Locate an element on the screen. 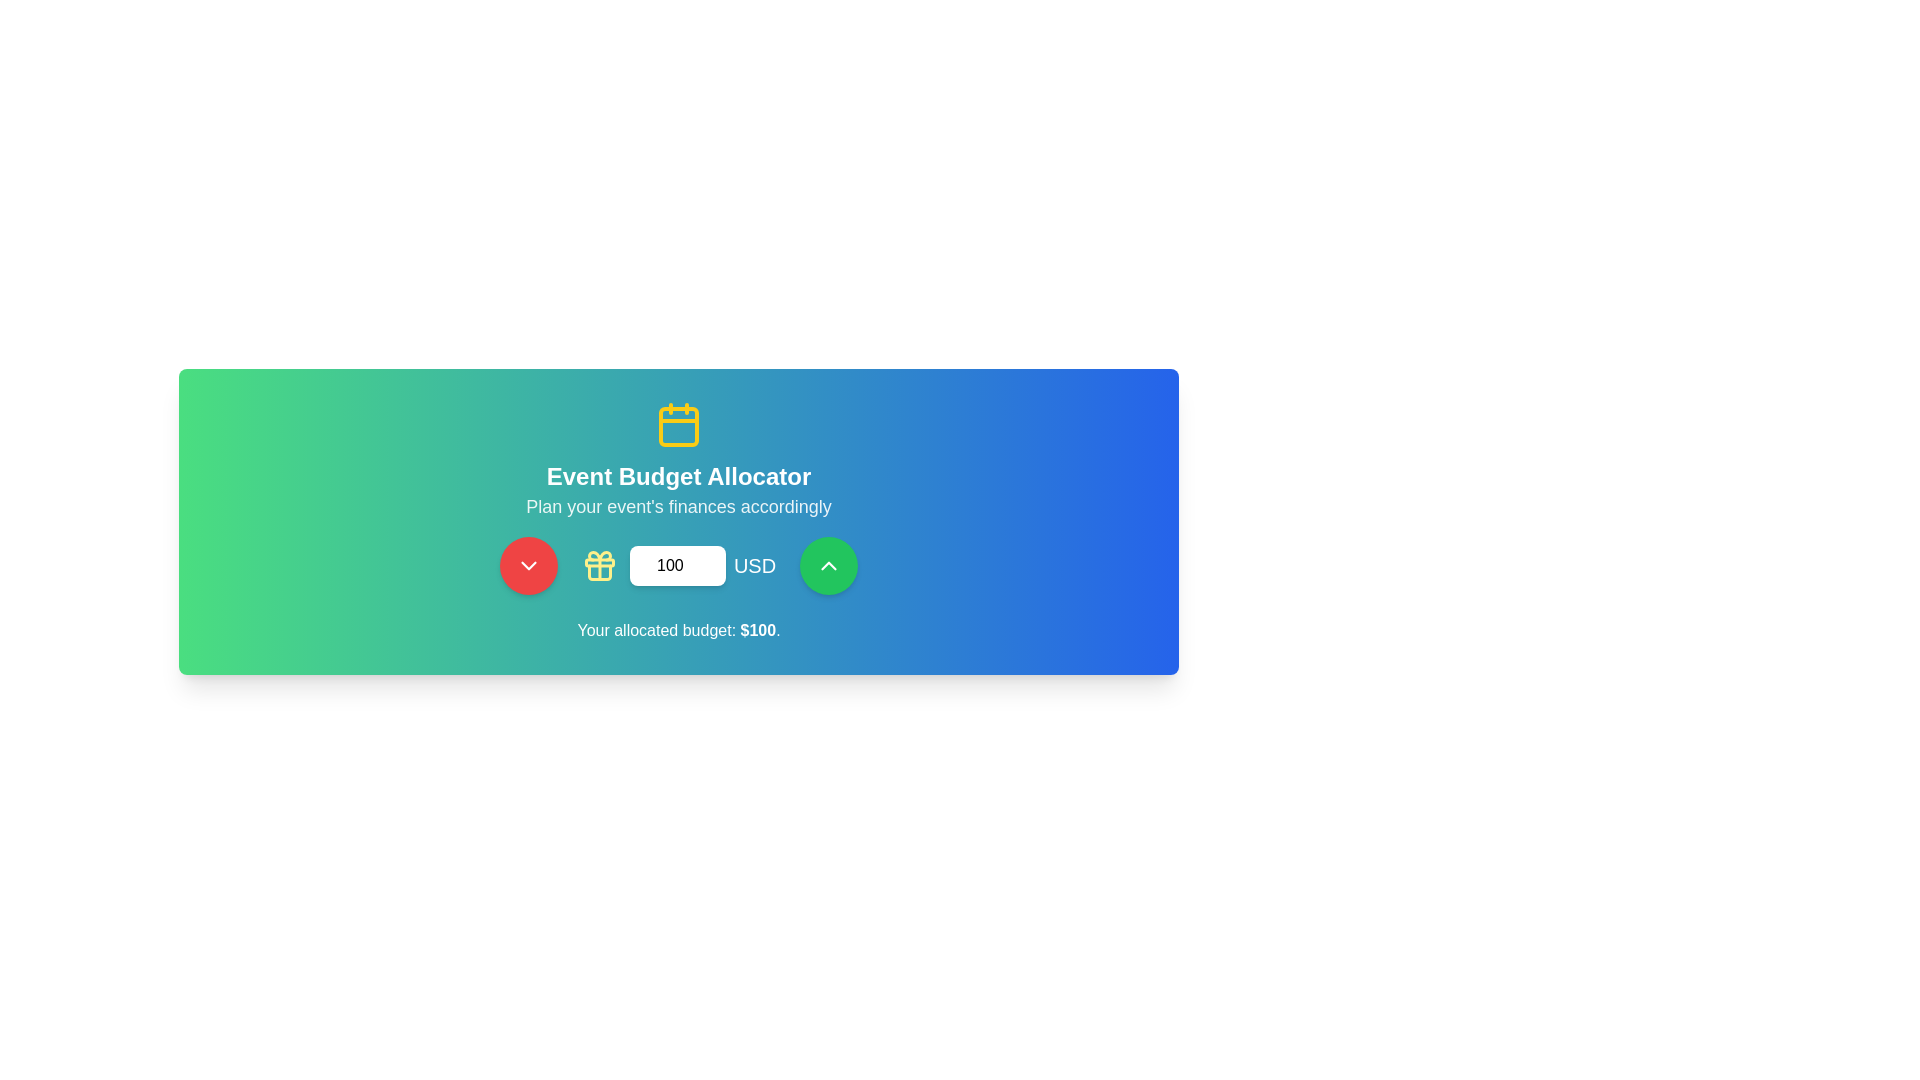 Image resolution: width=1920 pixels, height=1080 pixels. the upward action icon, which is located to the right of the 'USD' text input field is located at coordinates (829, 566).